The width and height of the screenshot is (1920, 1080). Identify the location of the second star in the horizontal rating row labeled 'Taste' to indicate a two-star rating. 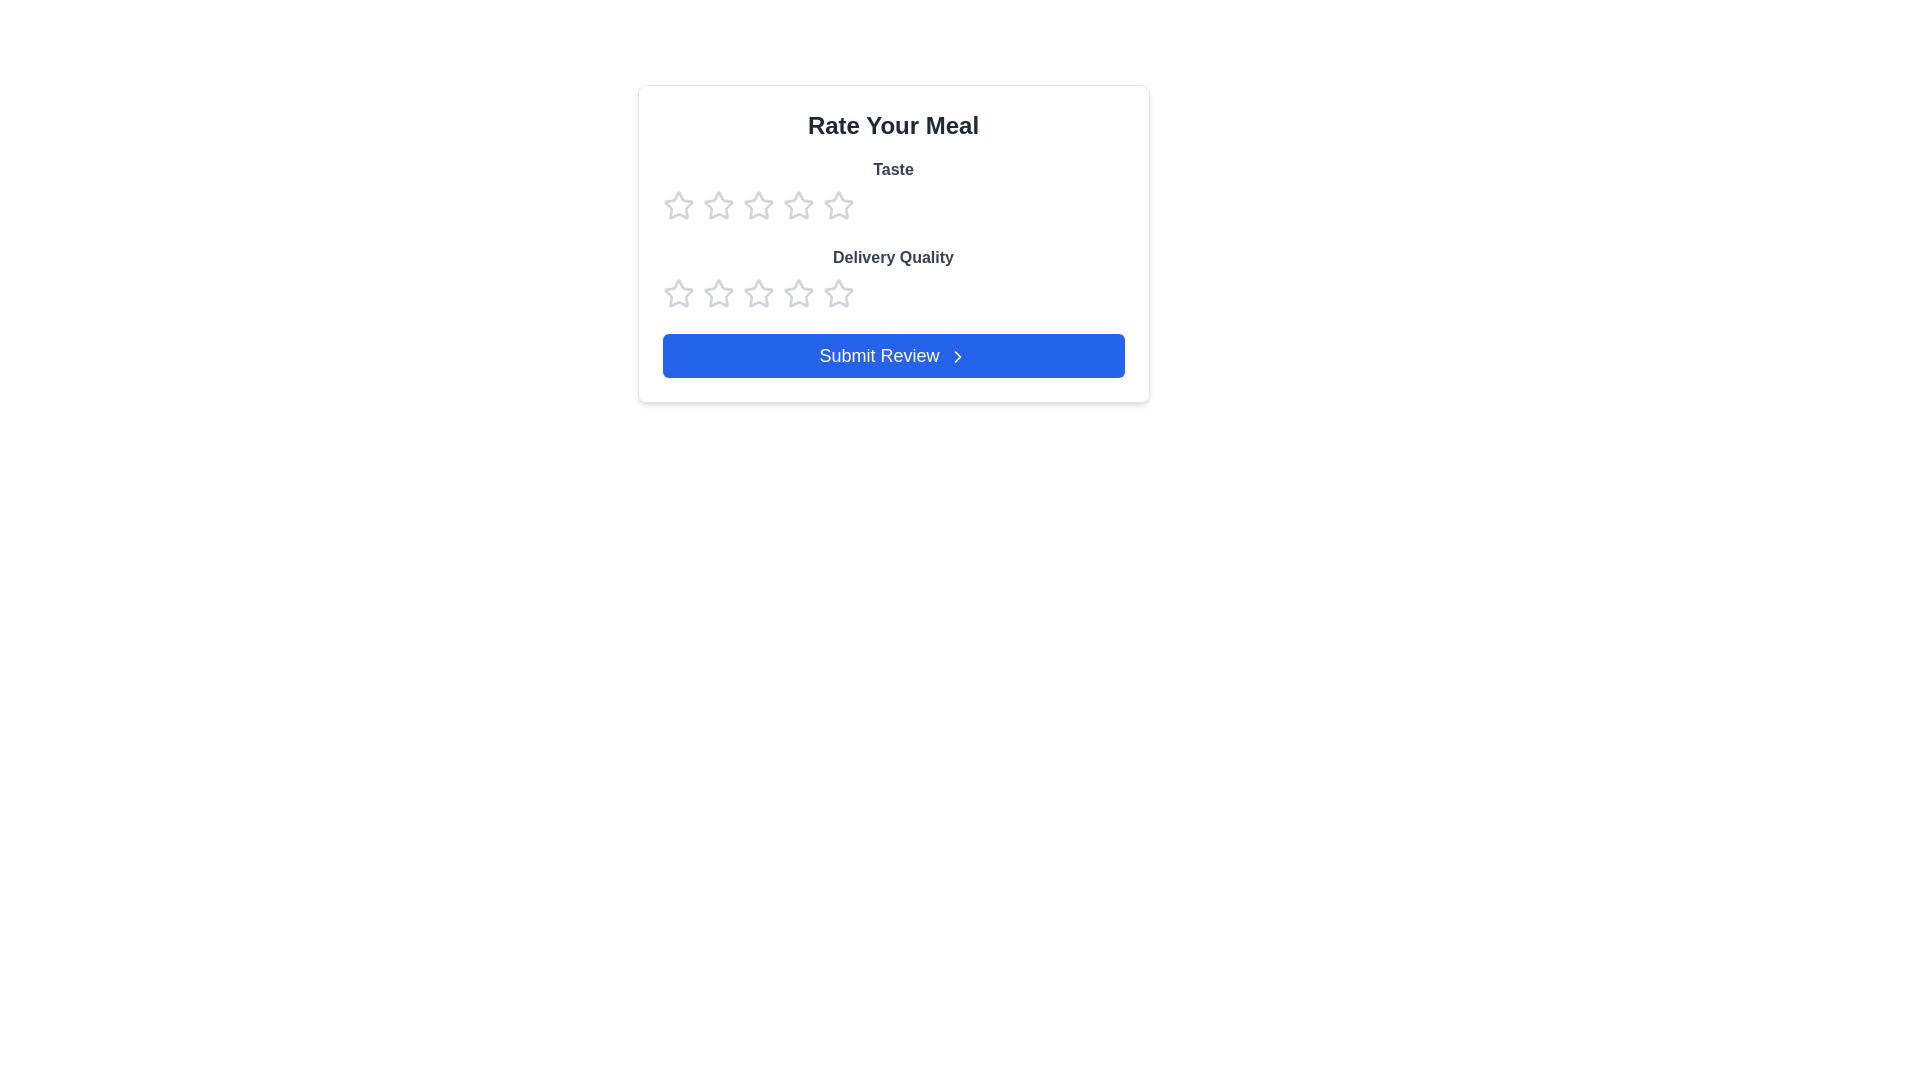
(718, 205).